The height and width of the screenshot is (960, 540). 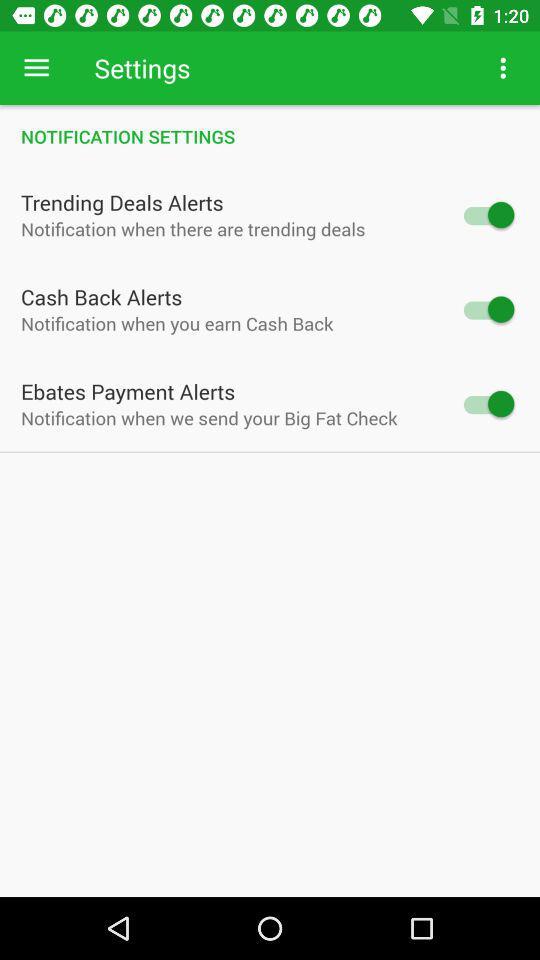 I want to click on turn off alert, so click(x=486, y=309).